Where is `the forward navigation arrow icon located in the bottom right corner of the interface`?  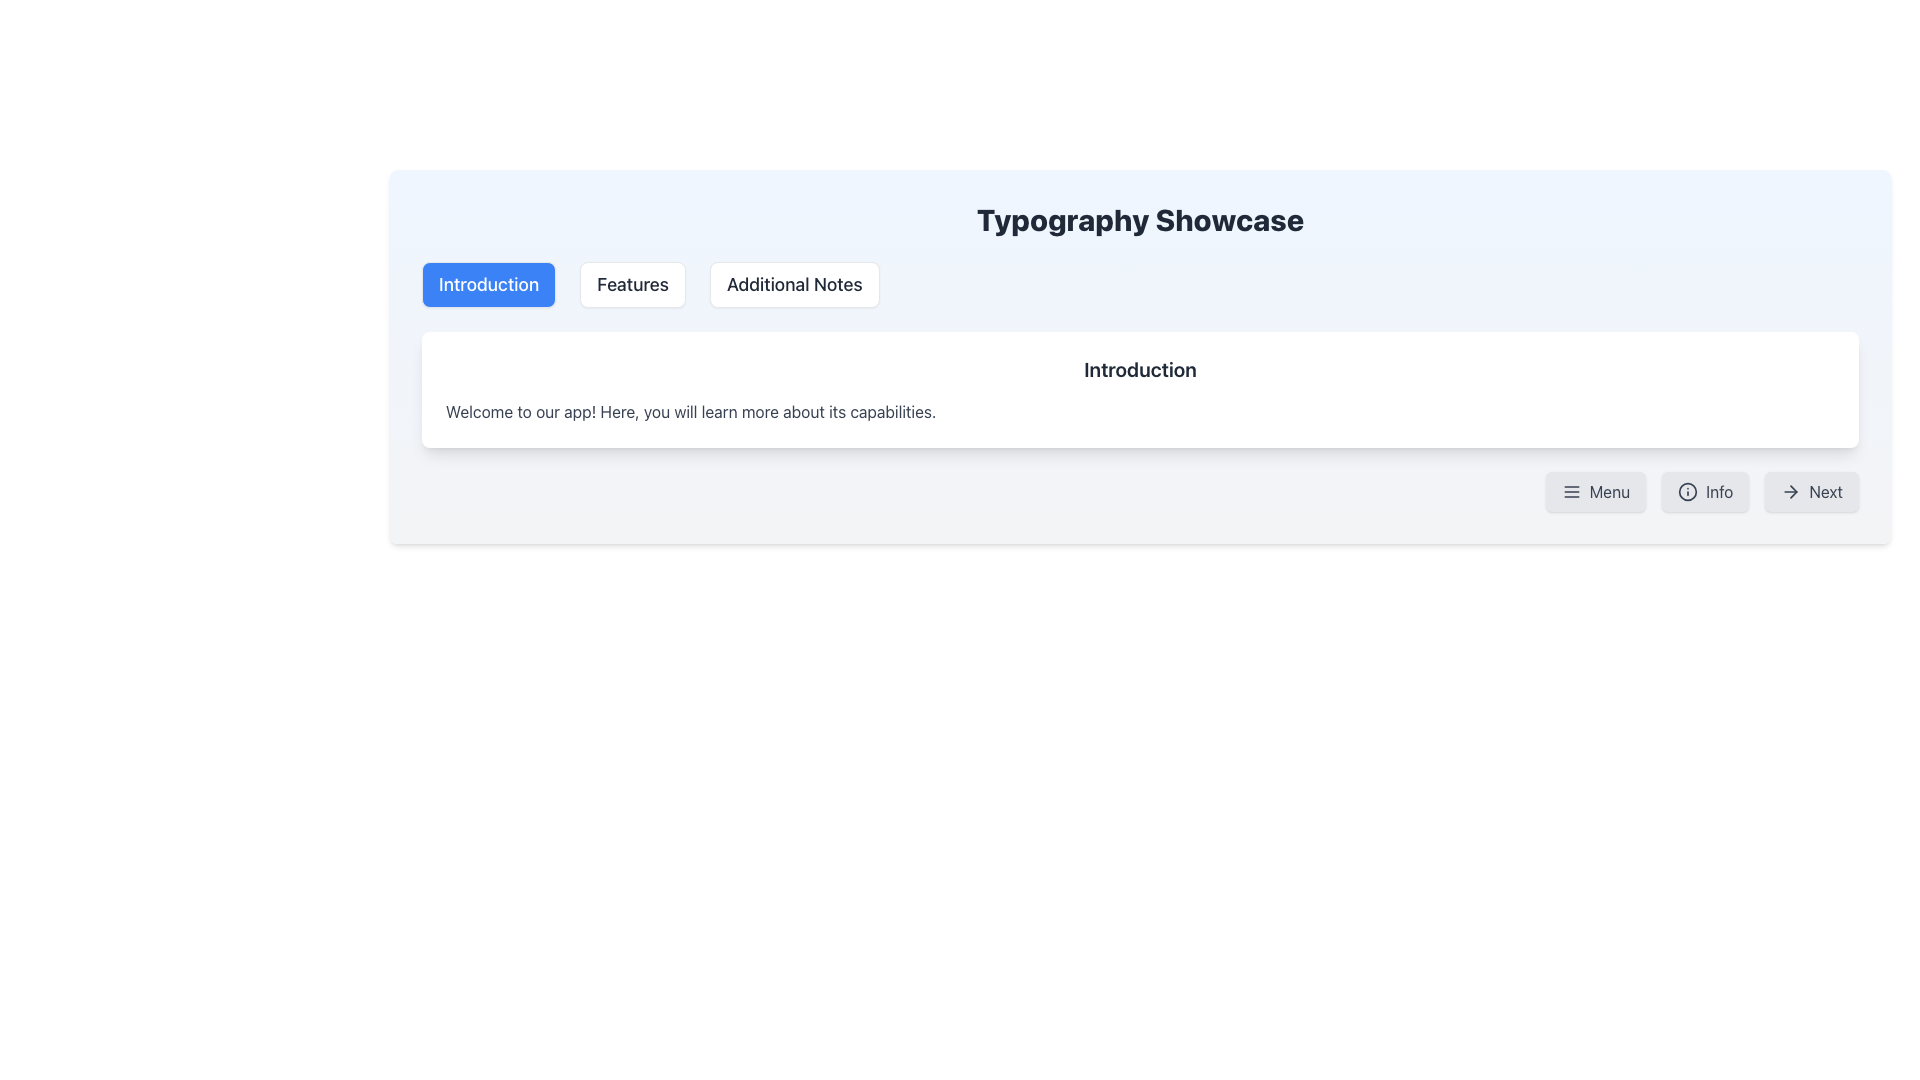 the forward navigation arrow icon located in the bottom right corner of the interface is located at coordinates (1794, 492).